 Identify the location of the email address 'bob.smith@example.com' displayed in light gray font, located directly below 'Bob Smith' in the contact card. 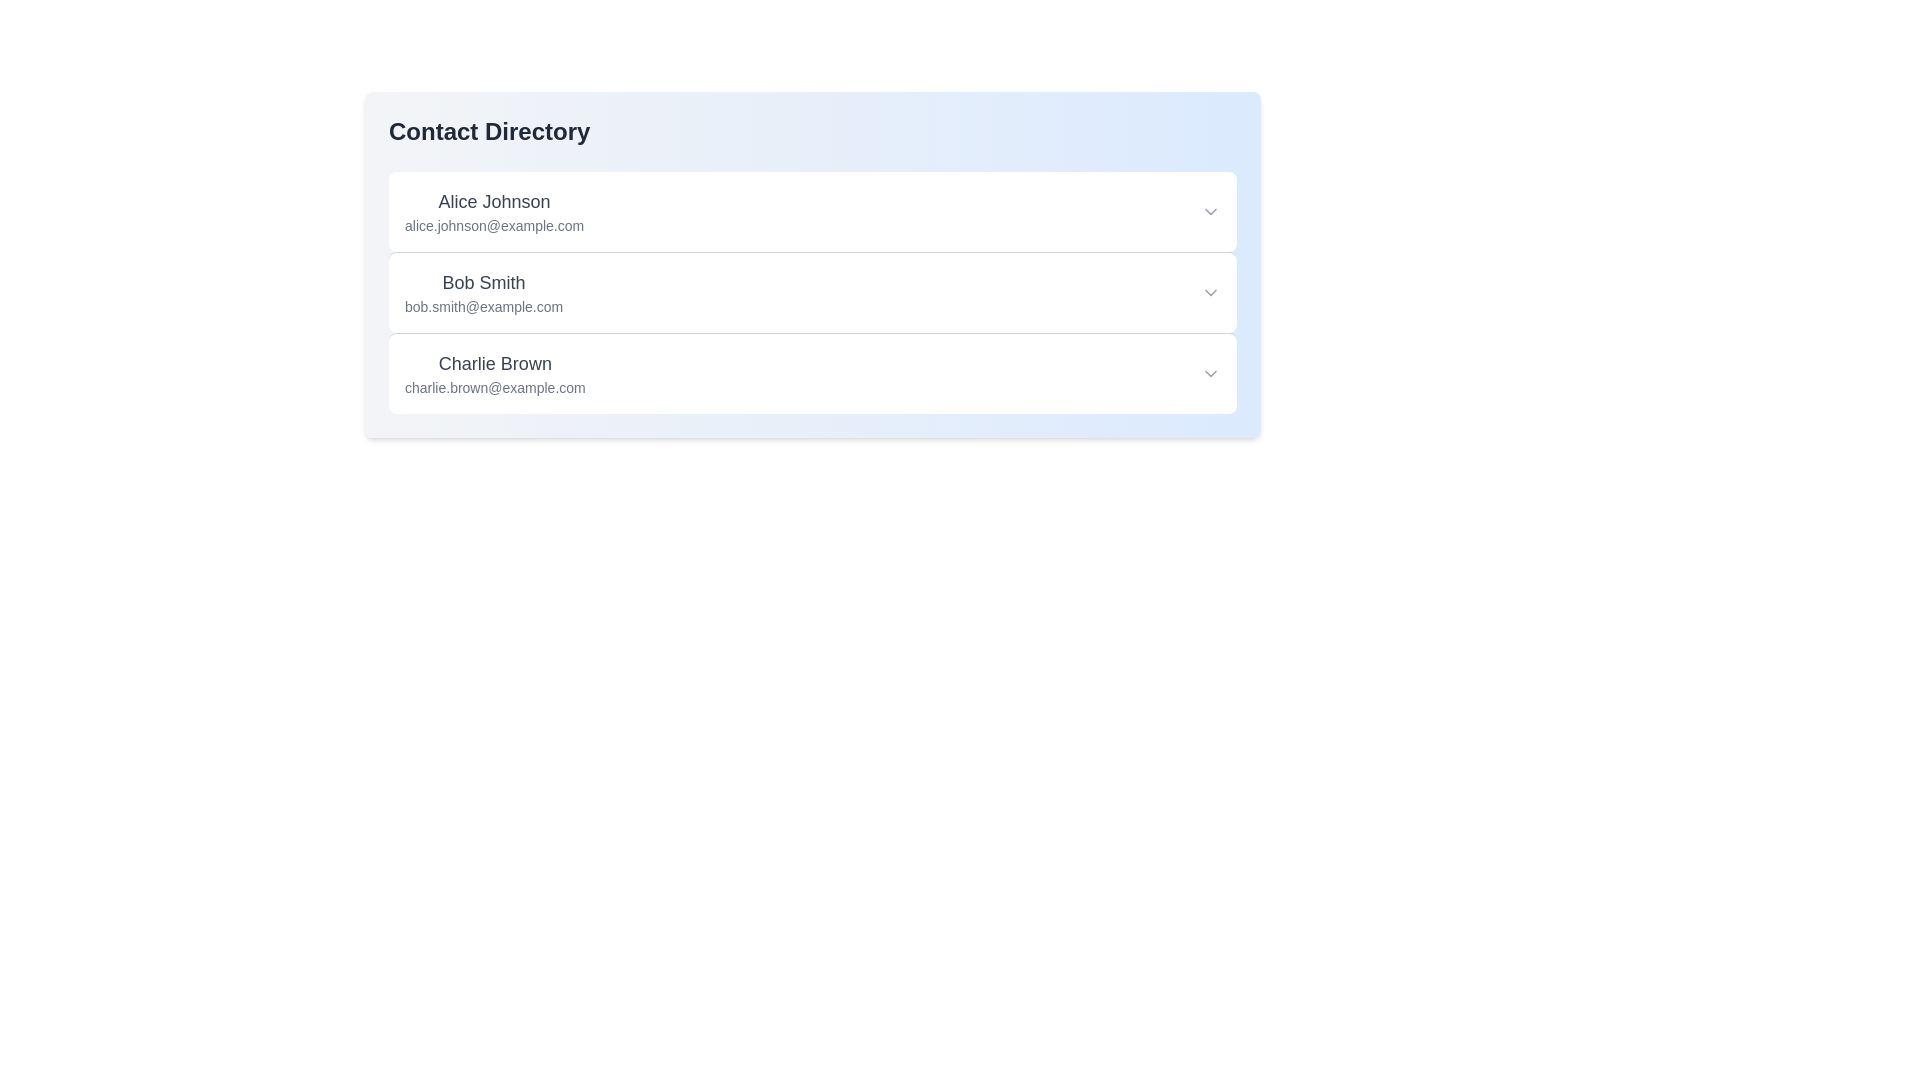
(484, 307).